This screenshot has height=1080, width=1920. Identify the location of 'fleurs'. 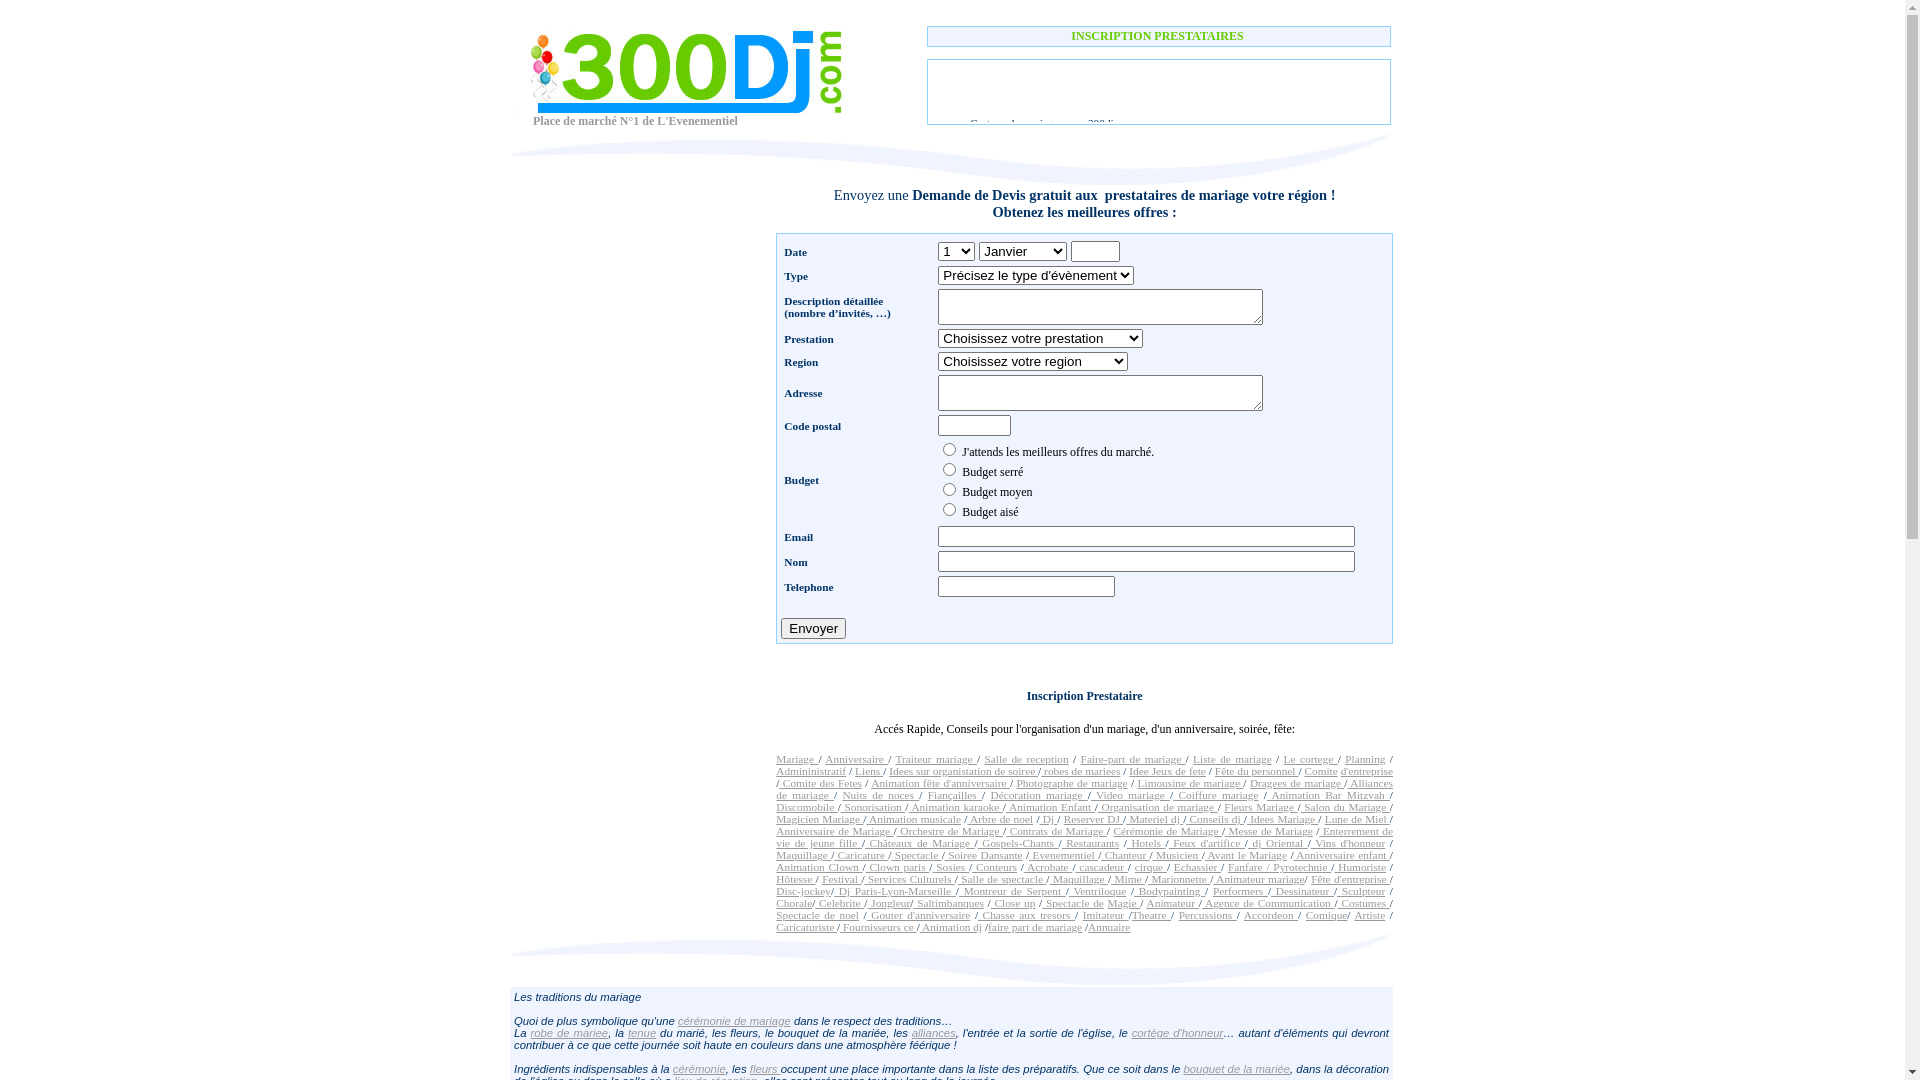
(764, 1067).